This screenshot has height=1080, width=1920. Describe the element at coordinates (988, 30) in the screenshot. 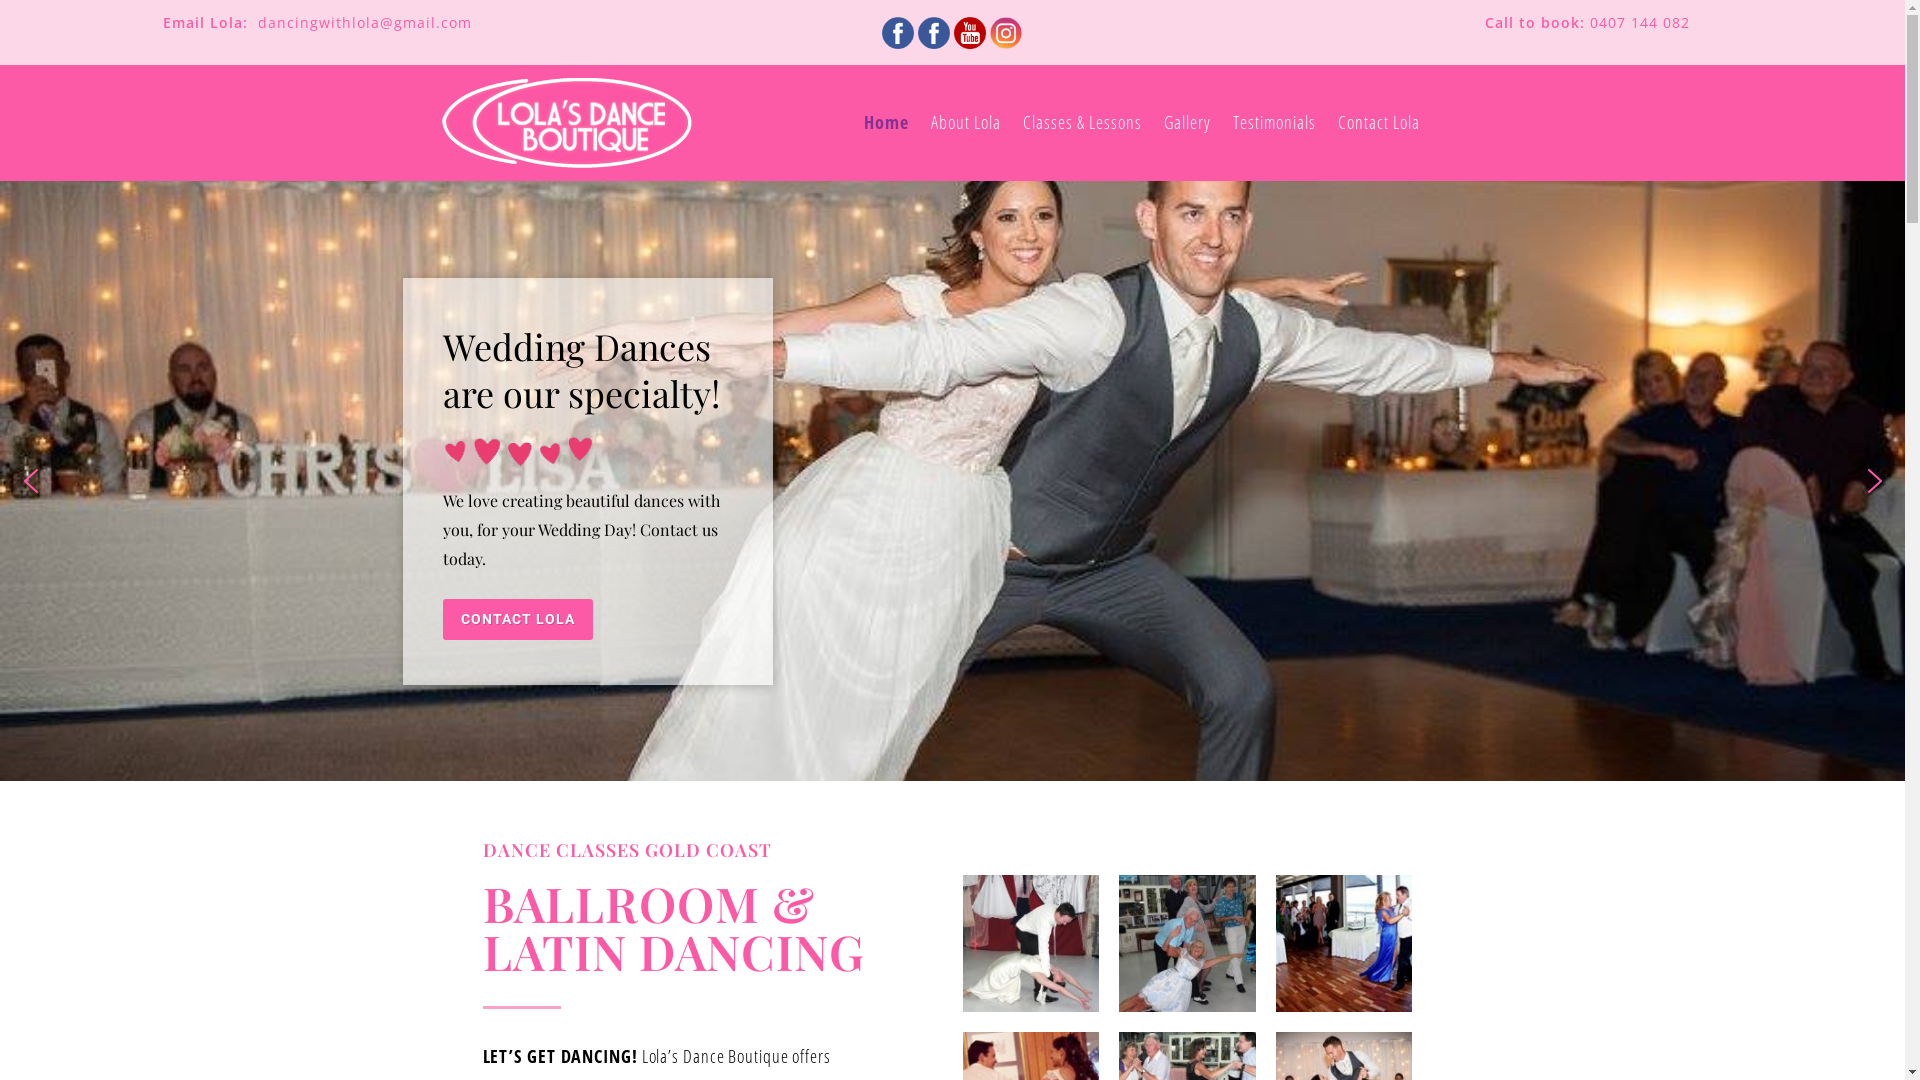

I see `'Instagram'` at that location.